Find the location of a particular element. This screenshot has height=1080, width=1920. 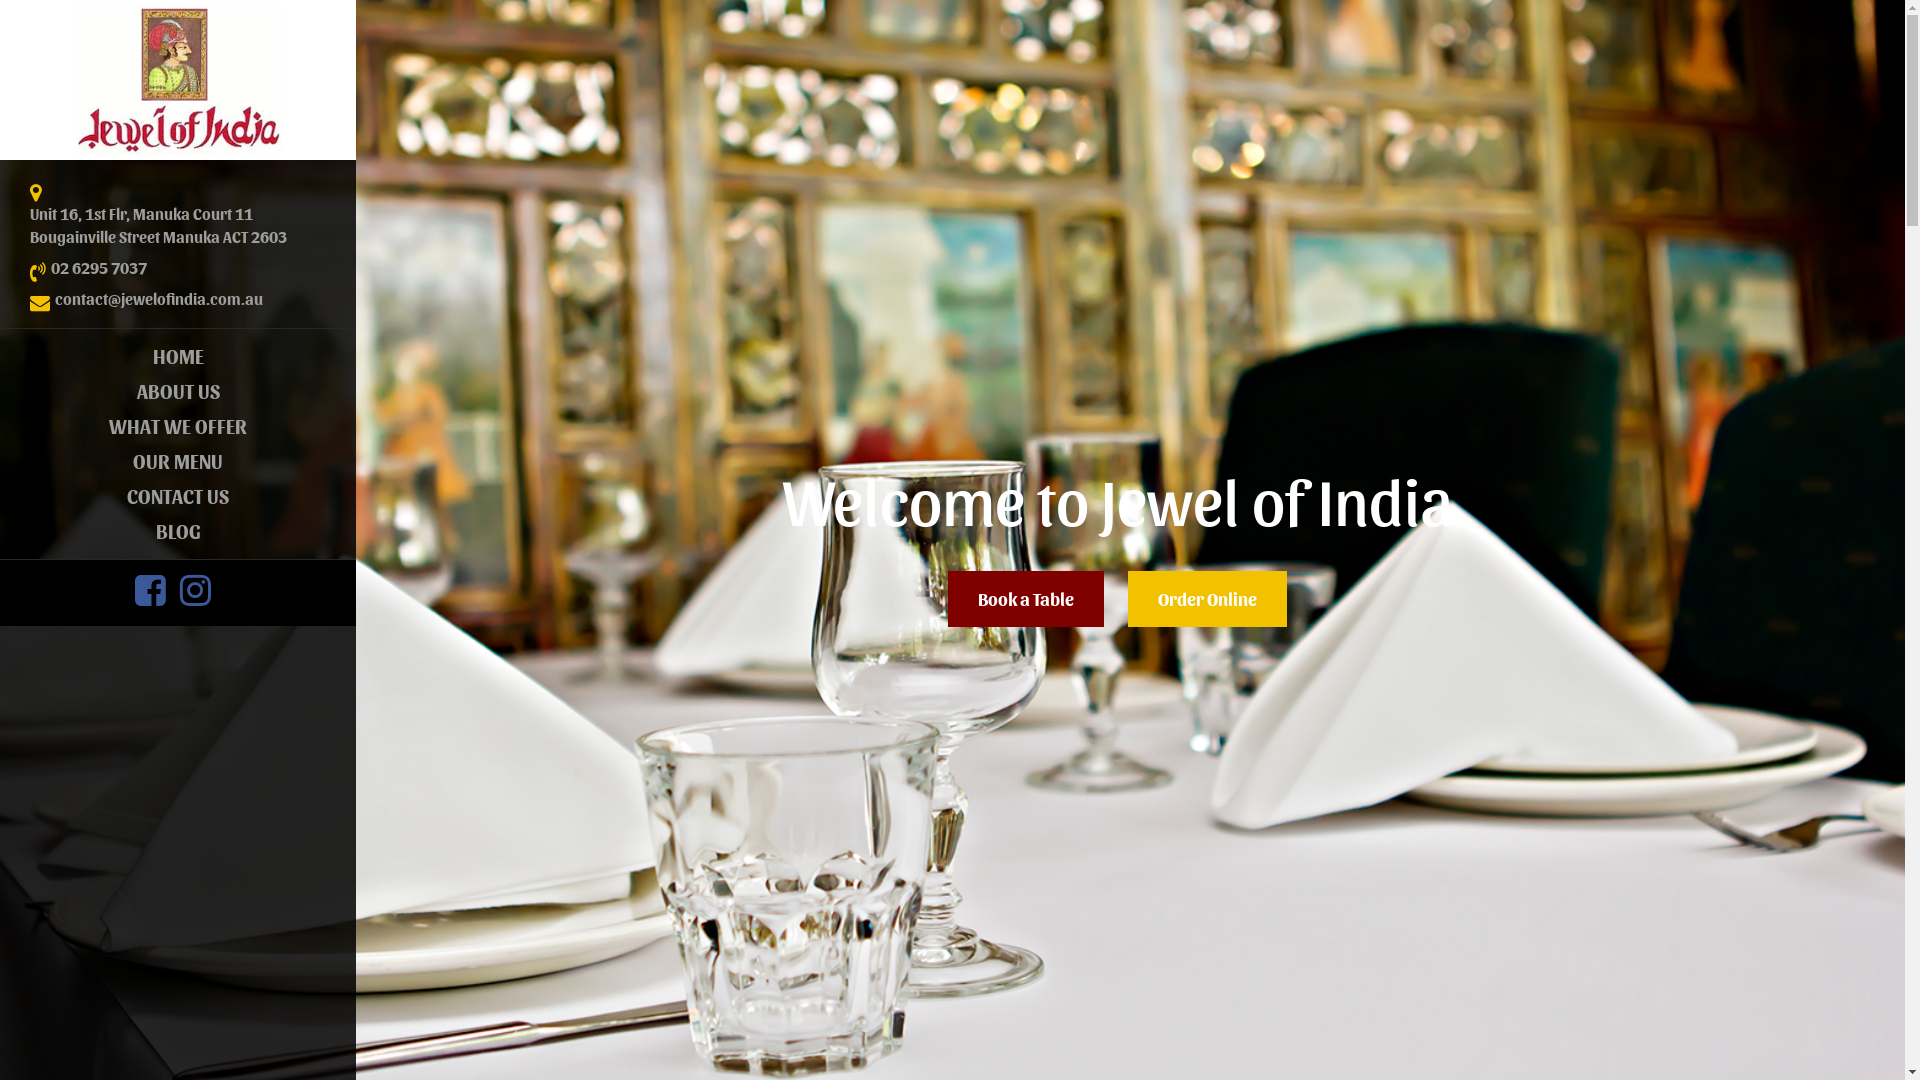

'BLOG' is located at coordinates (177, 530).